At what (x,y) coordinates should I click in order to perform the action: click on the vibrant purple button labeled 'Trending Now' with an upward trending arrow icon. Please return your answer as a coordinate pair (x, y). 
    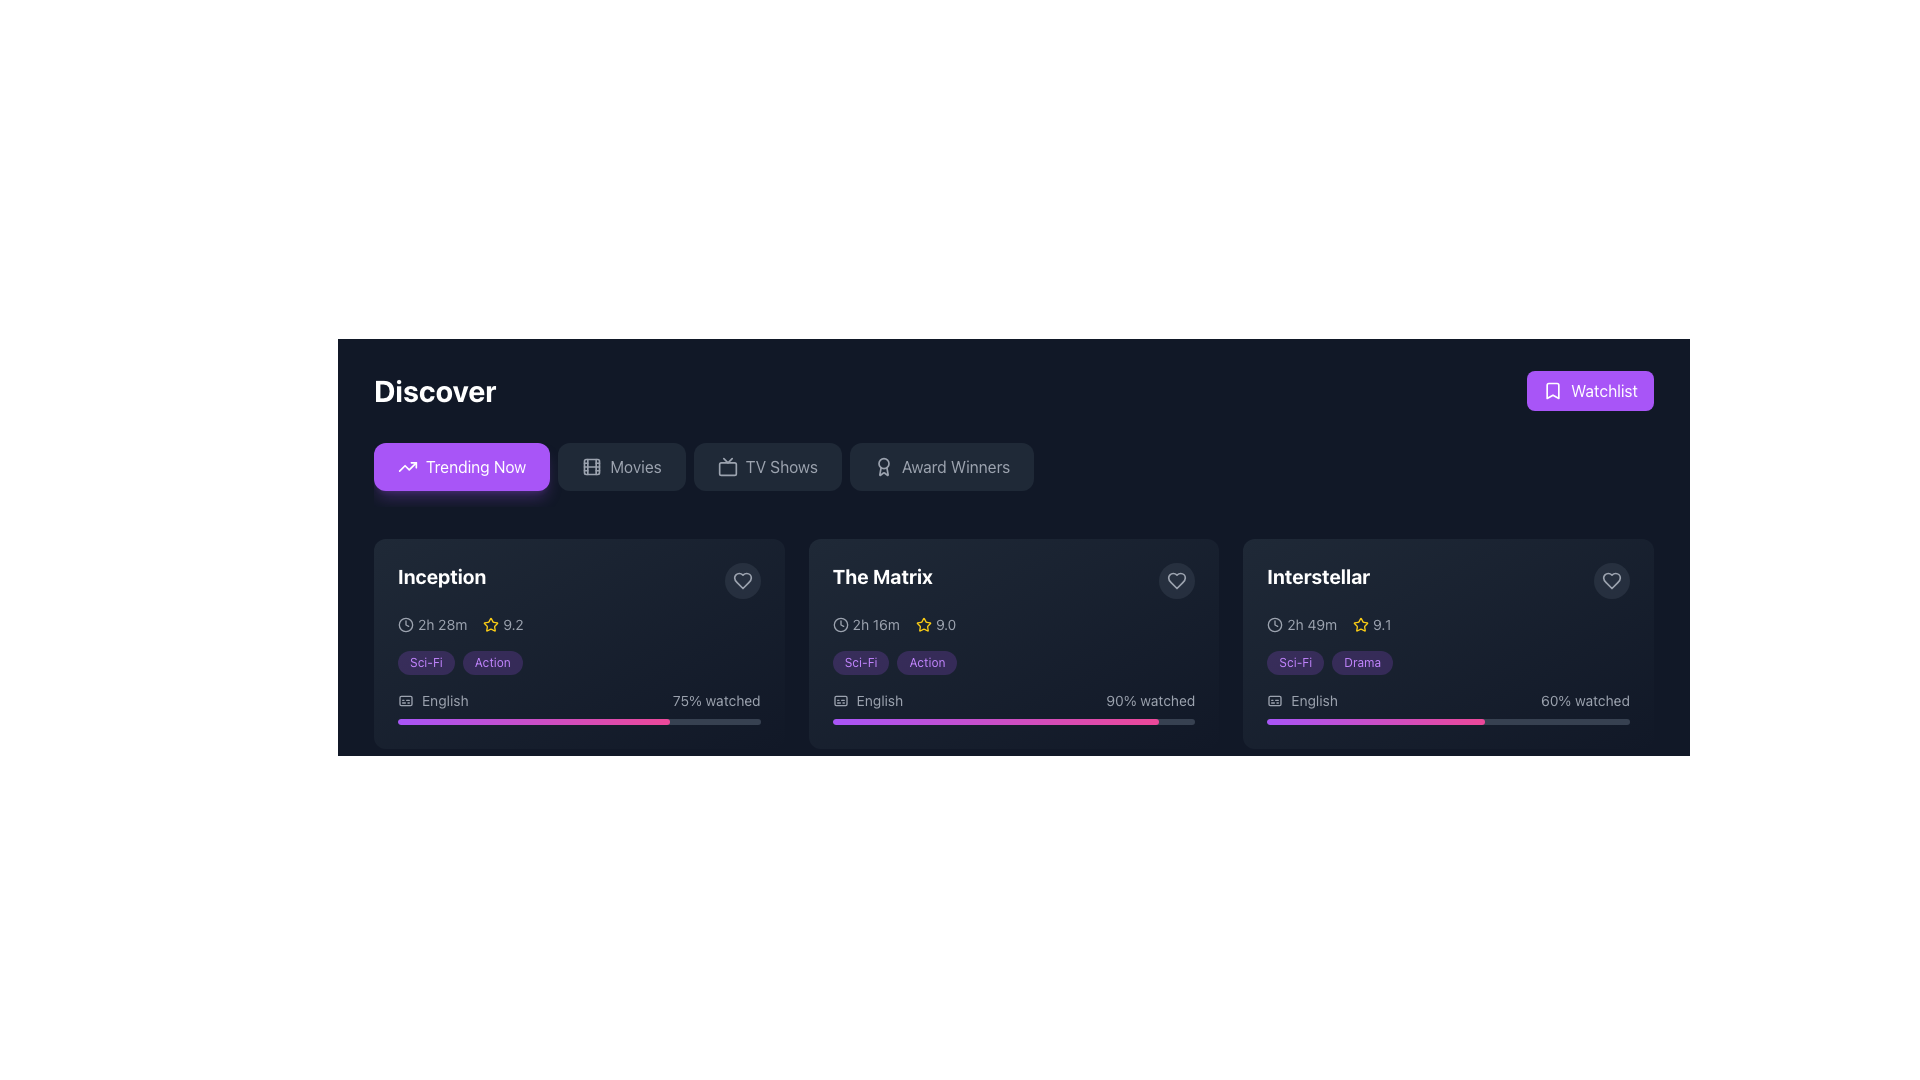
    Looking at the image, I should click on (461, 466).